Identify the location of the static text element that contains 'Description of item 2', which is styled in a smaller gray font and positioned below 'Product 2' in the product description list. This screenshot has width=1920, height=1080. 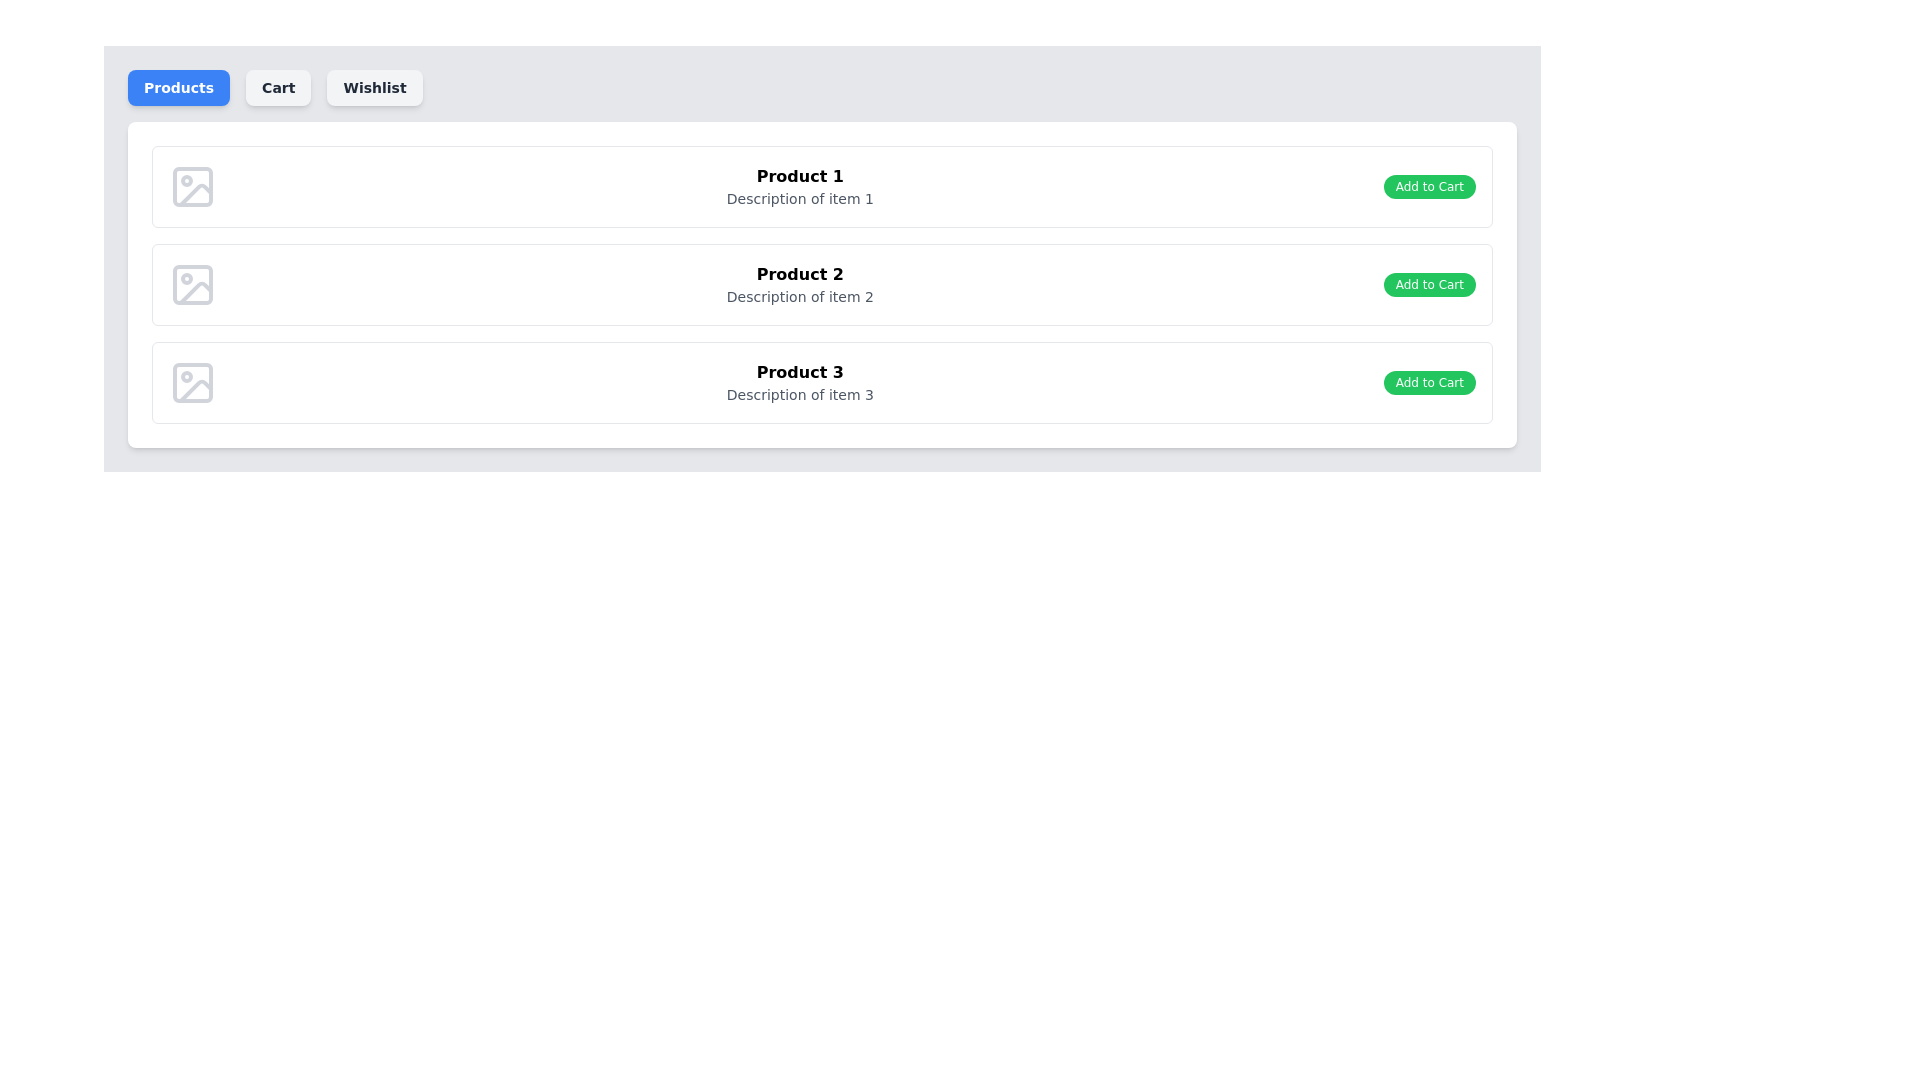
(800, 297).